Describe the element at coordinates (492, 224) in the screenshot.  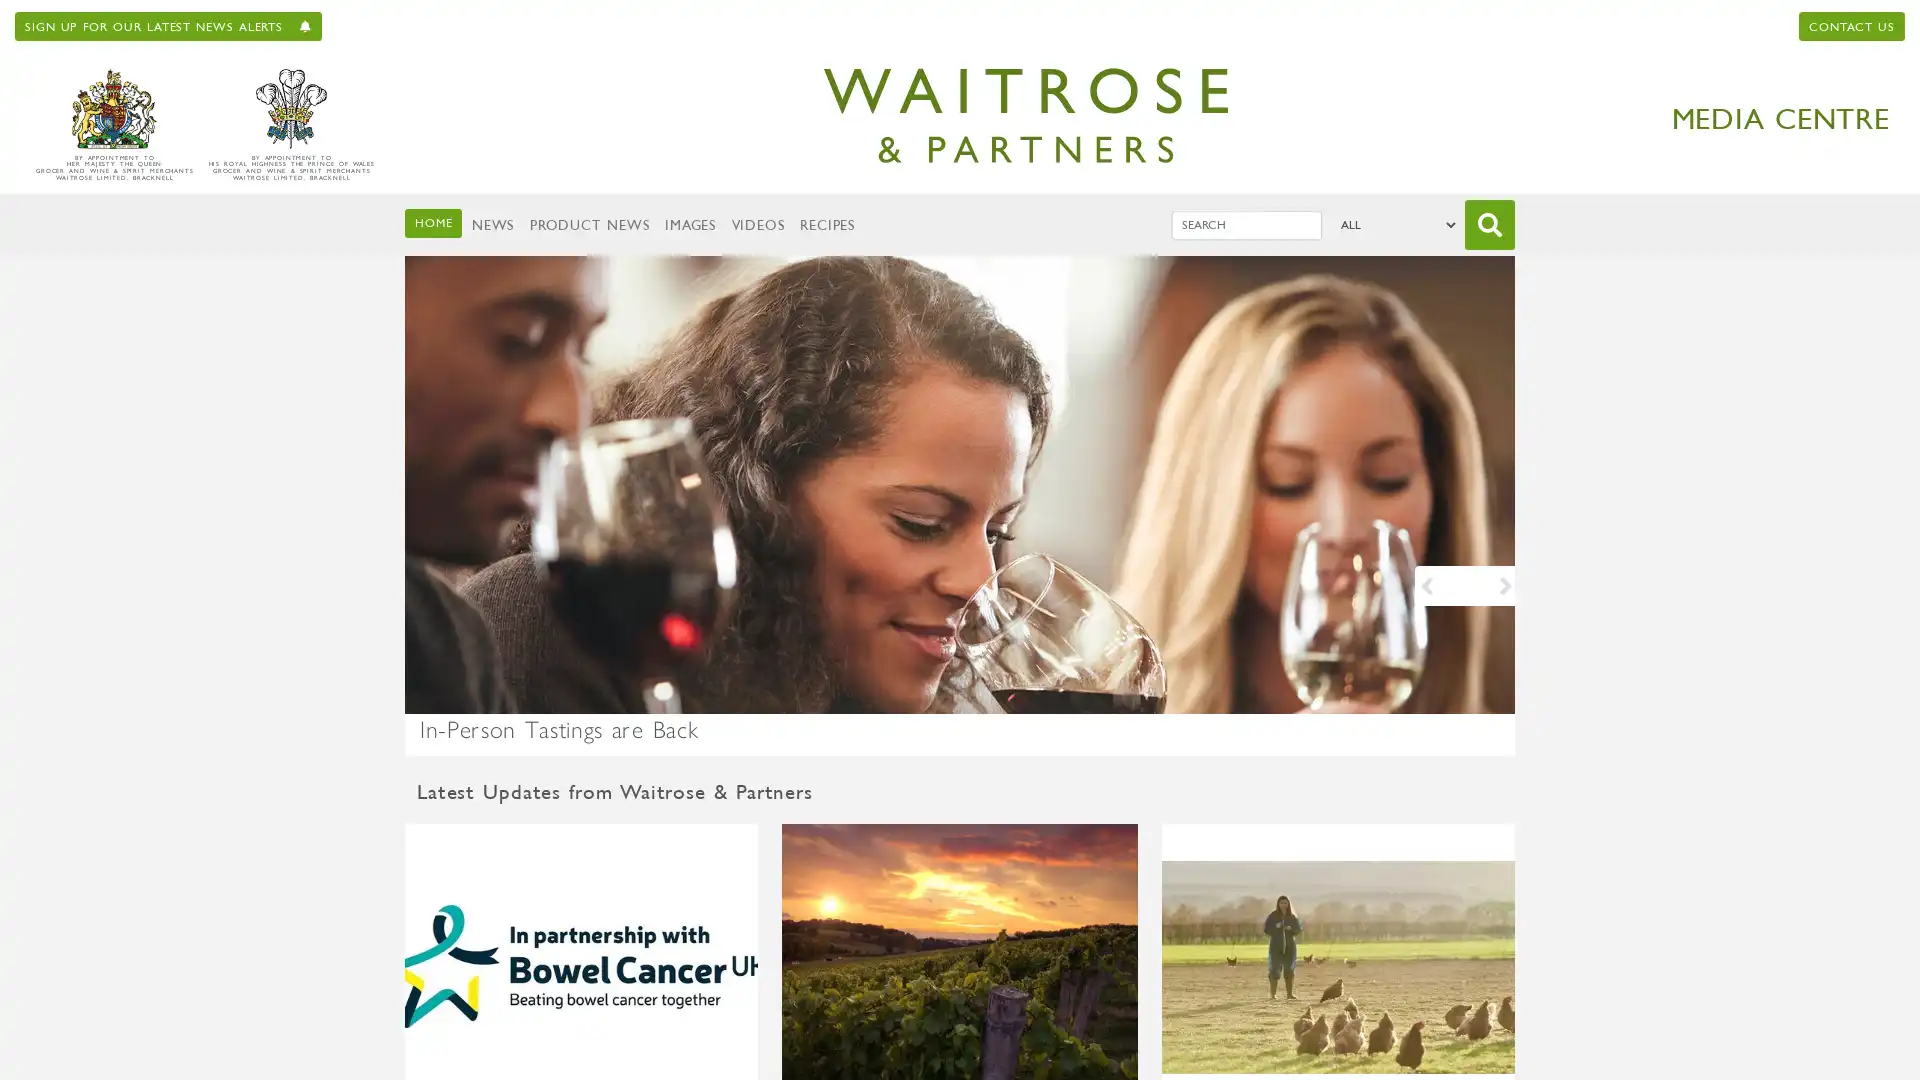
I see `NEWS` at that location.